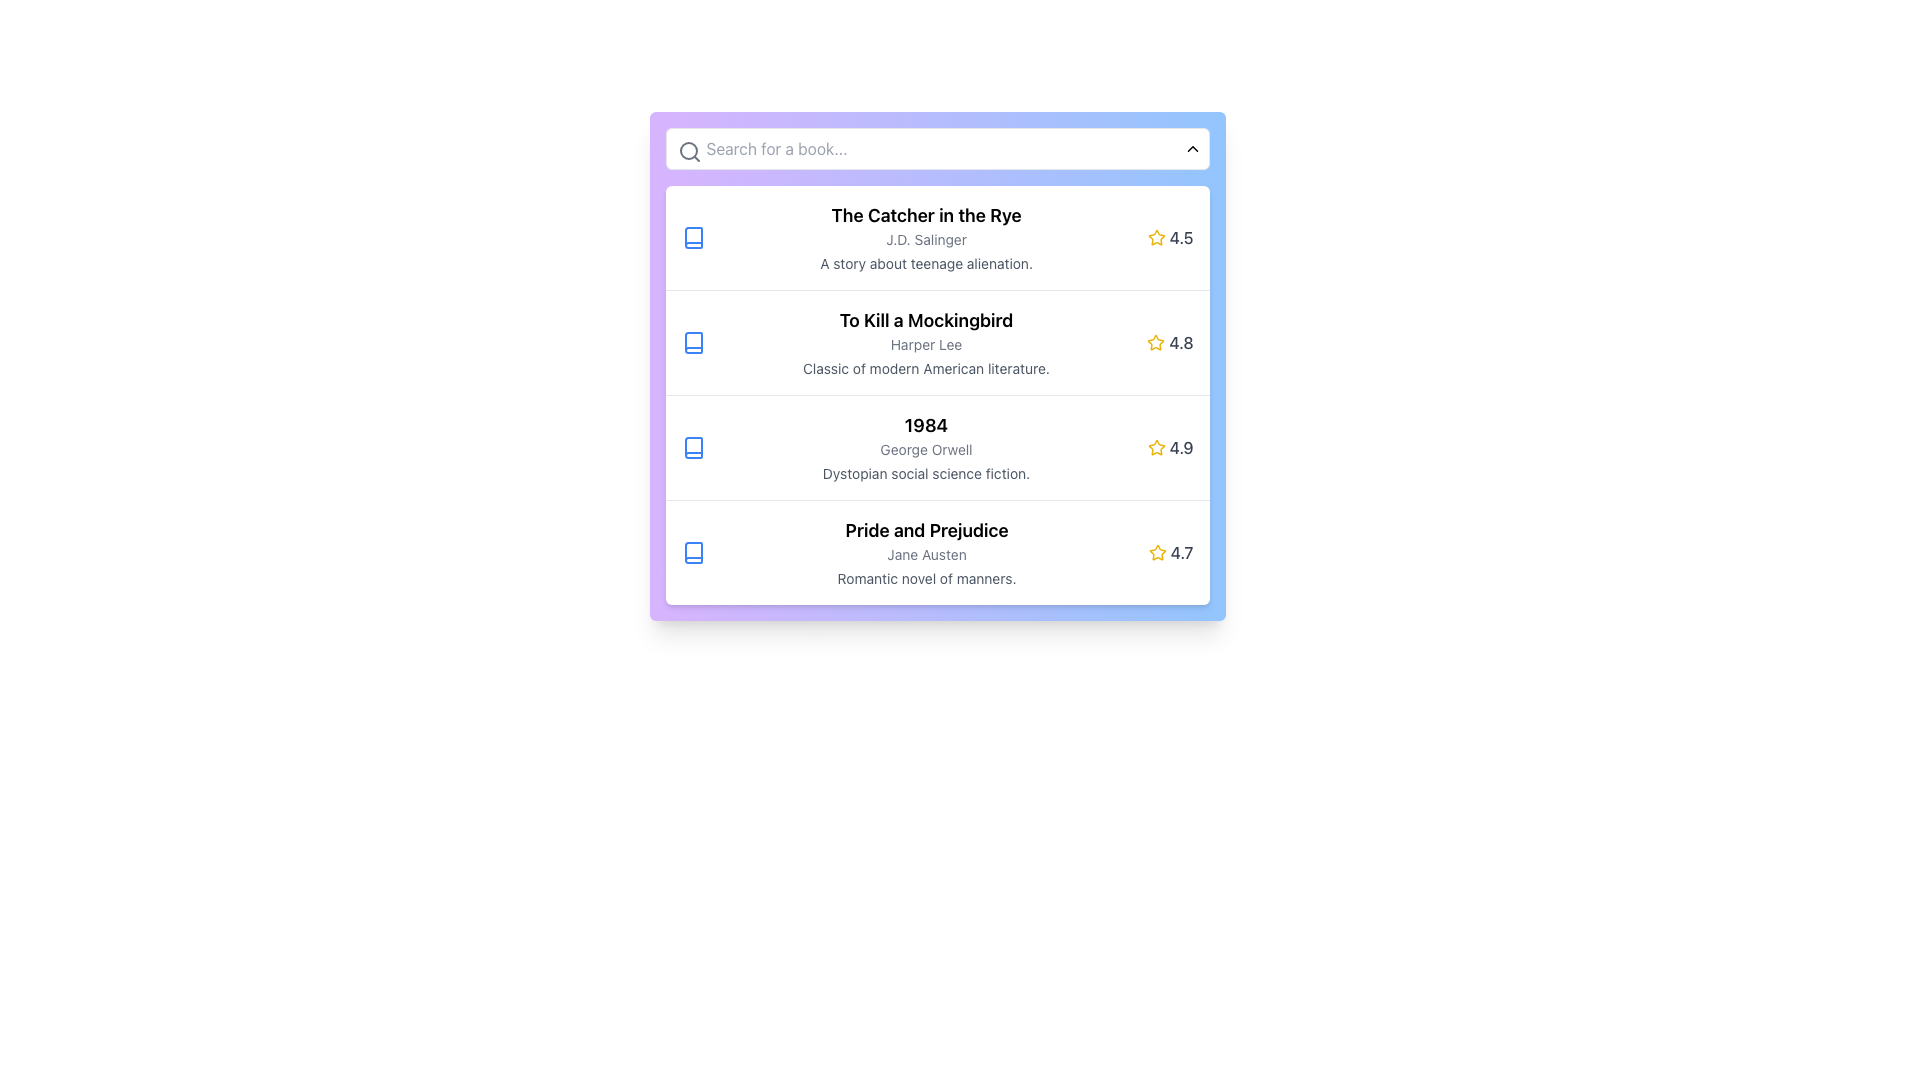 This screenshot has width=1920, height=1080. Describe the element at coordinates (693, 237) in the screenshot. I see `the blue book SVG icon located to the left of the list item containing 'The Catcher in the Rye'` at that location.